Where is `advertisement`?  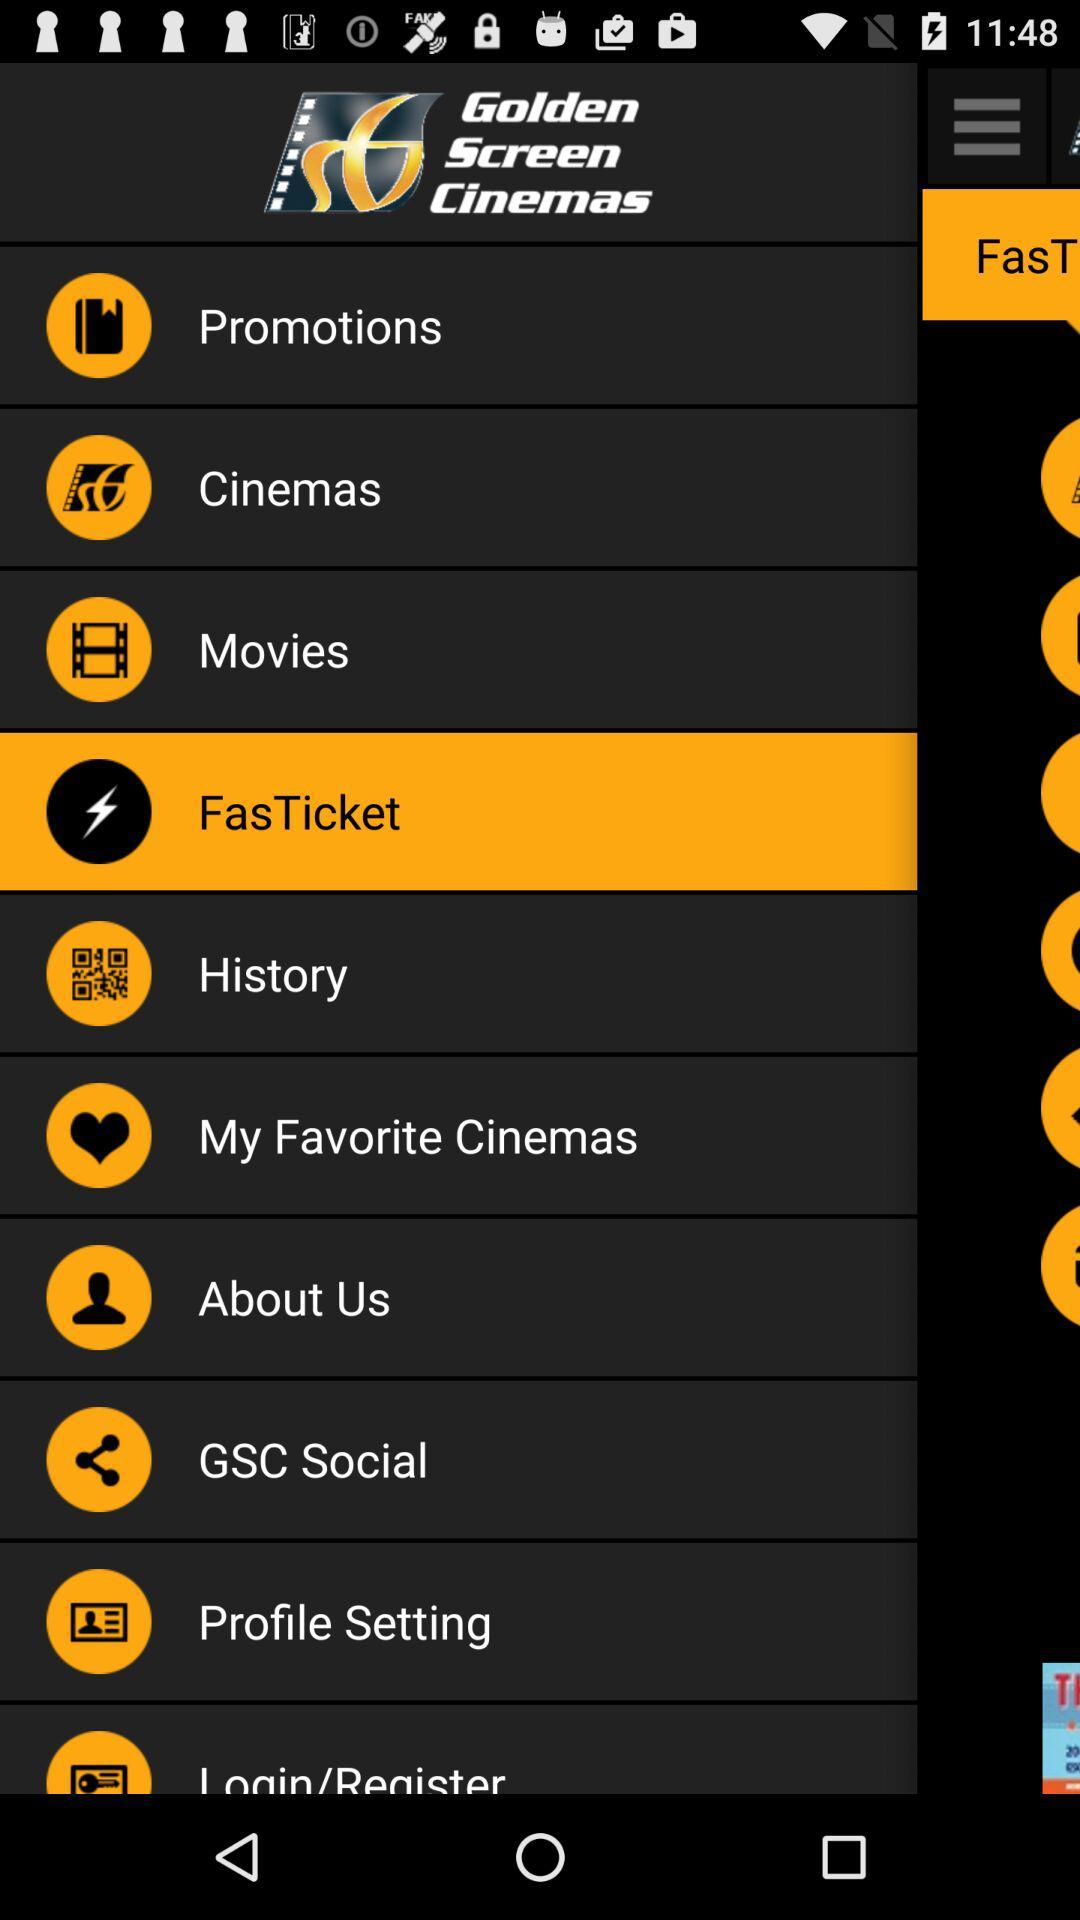
advertisement is located at coordinates (1060, 1727).